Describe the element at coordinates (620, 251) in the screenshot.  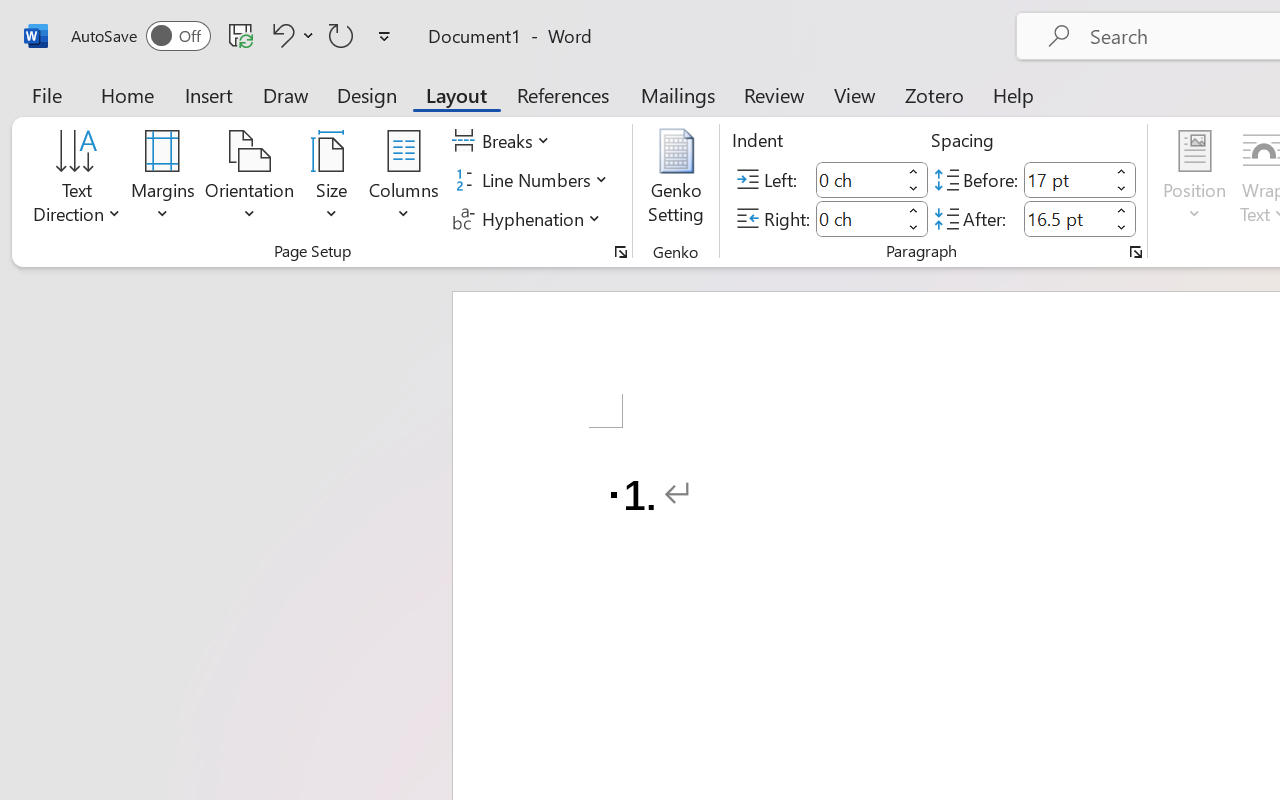
I see `'Page Setup...'` at that location.